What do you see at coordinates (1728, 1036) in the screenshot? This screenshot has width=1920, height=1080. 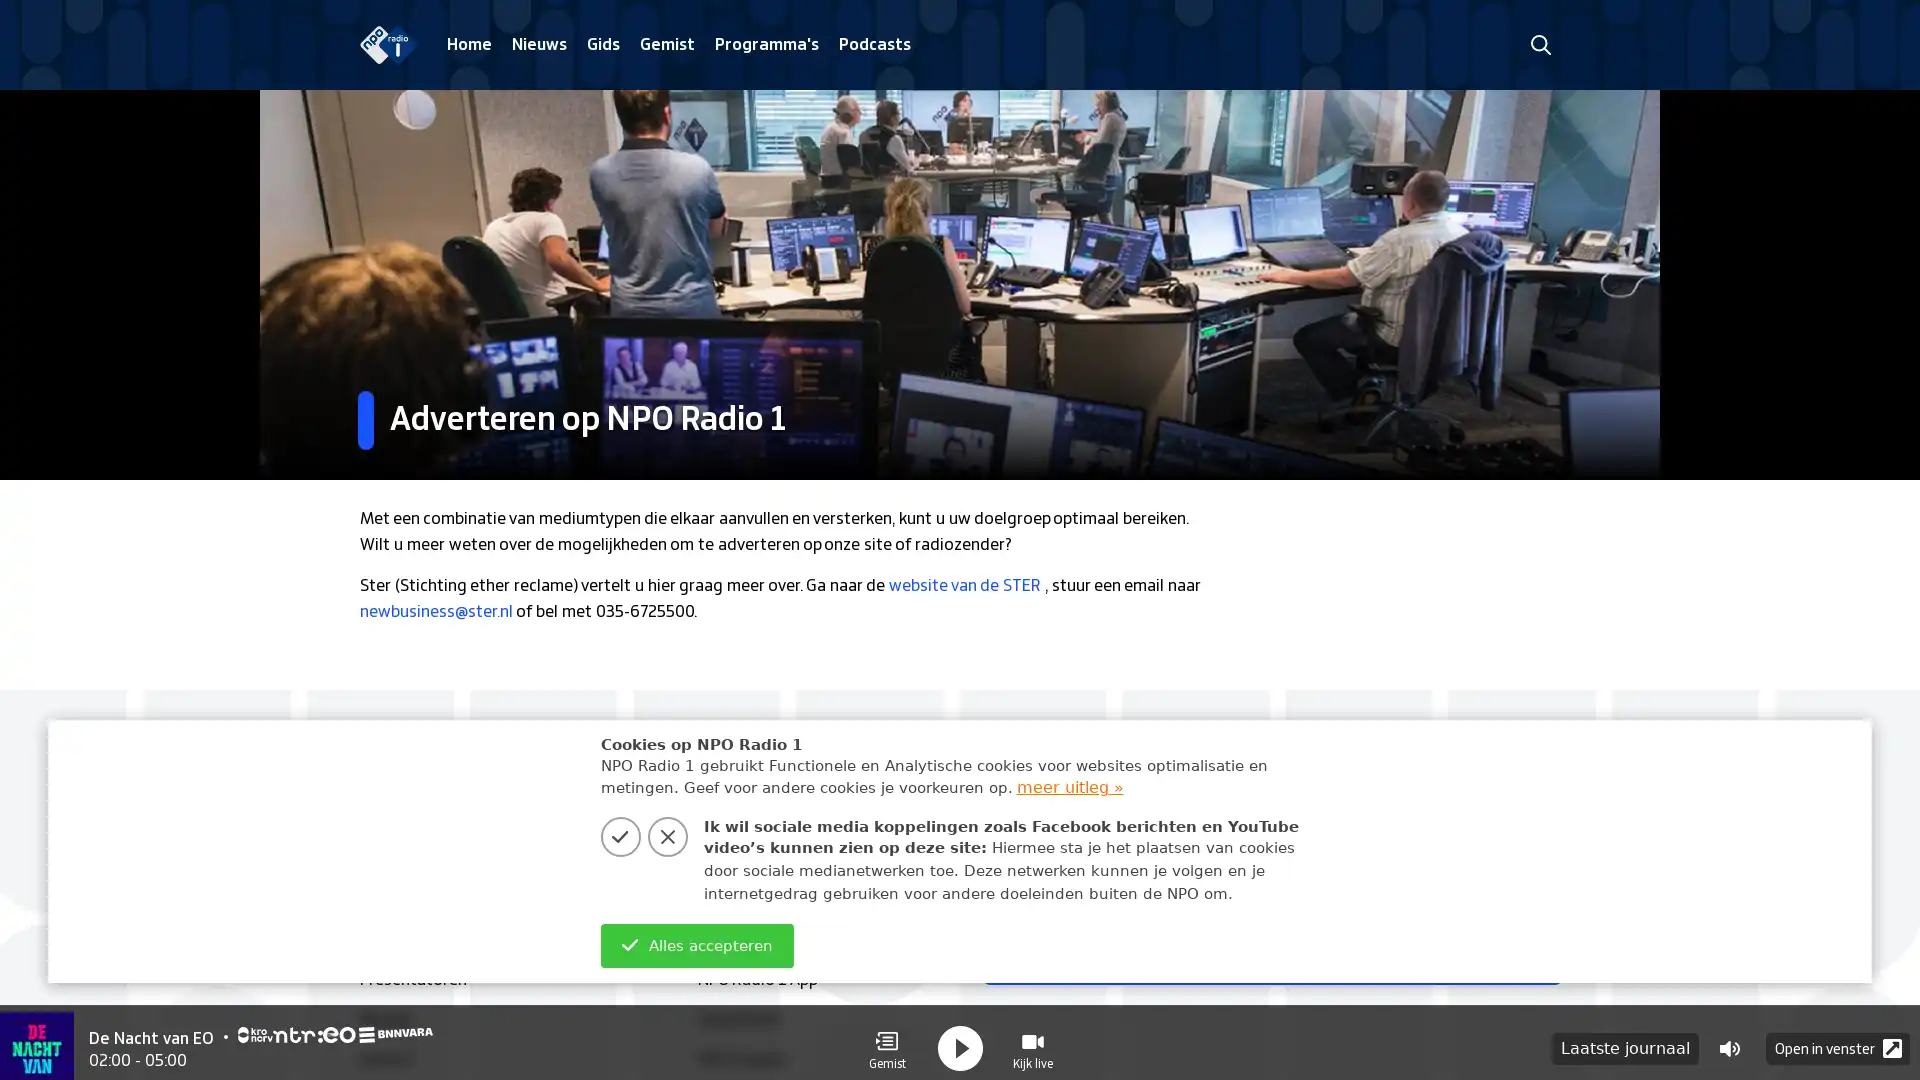 I see `Volume control` at bounding box center [1728, 1036].